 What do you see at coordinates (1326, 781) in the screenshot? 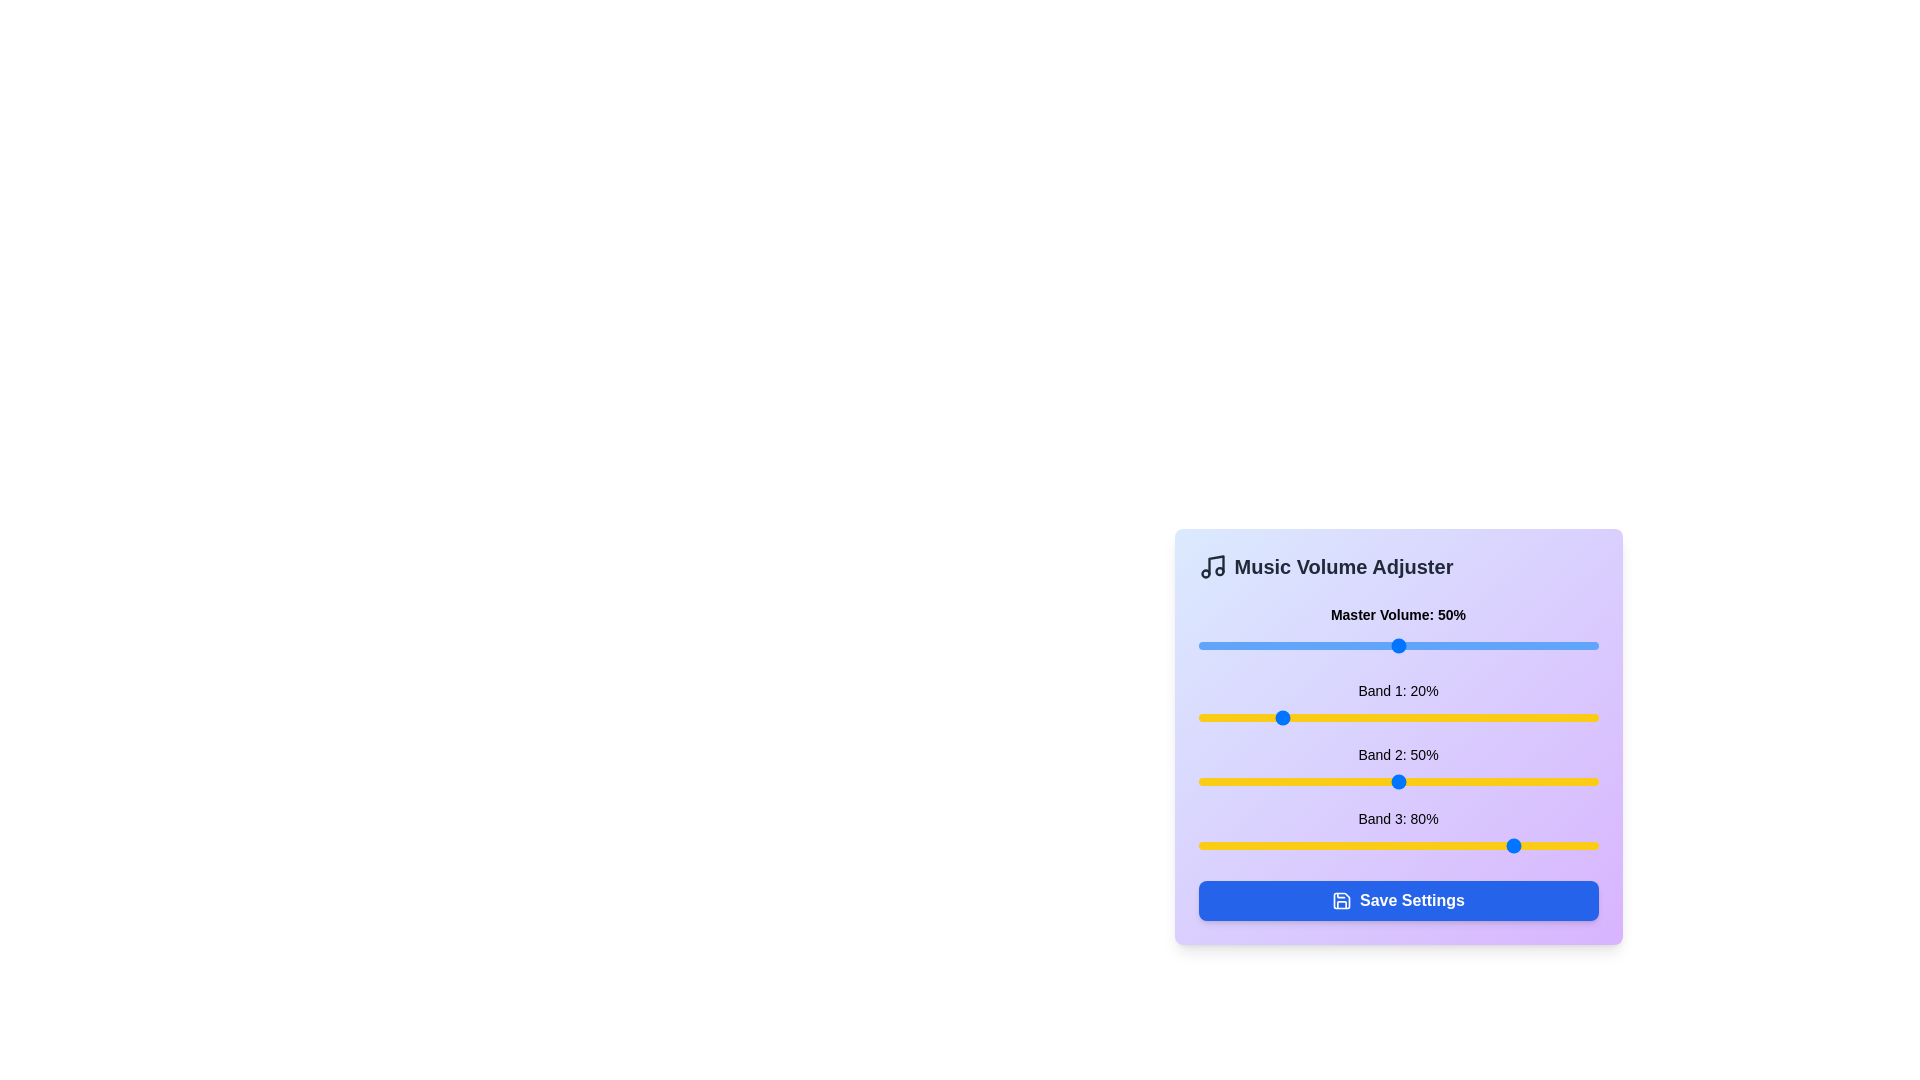
I see `Band 2's volume` at bounding box center [1326, 781].